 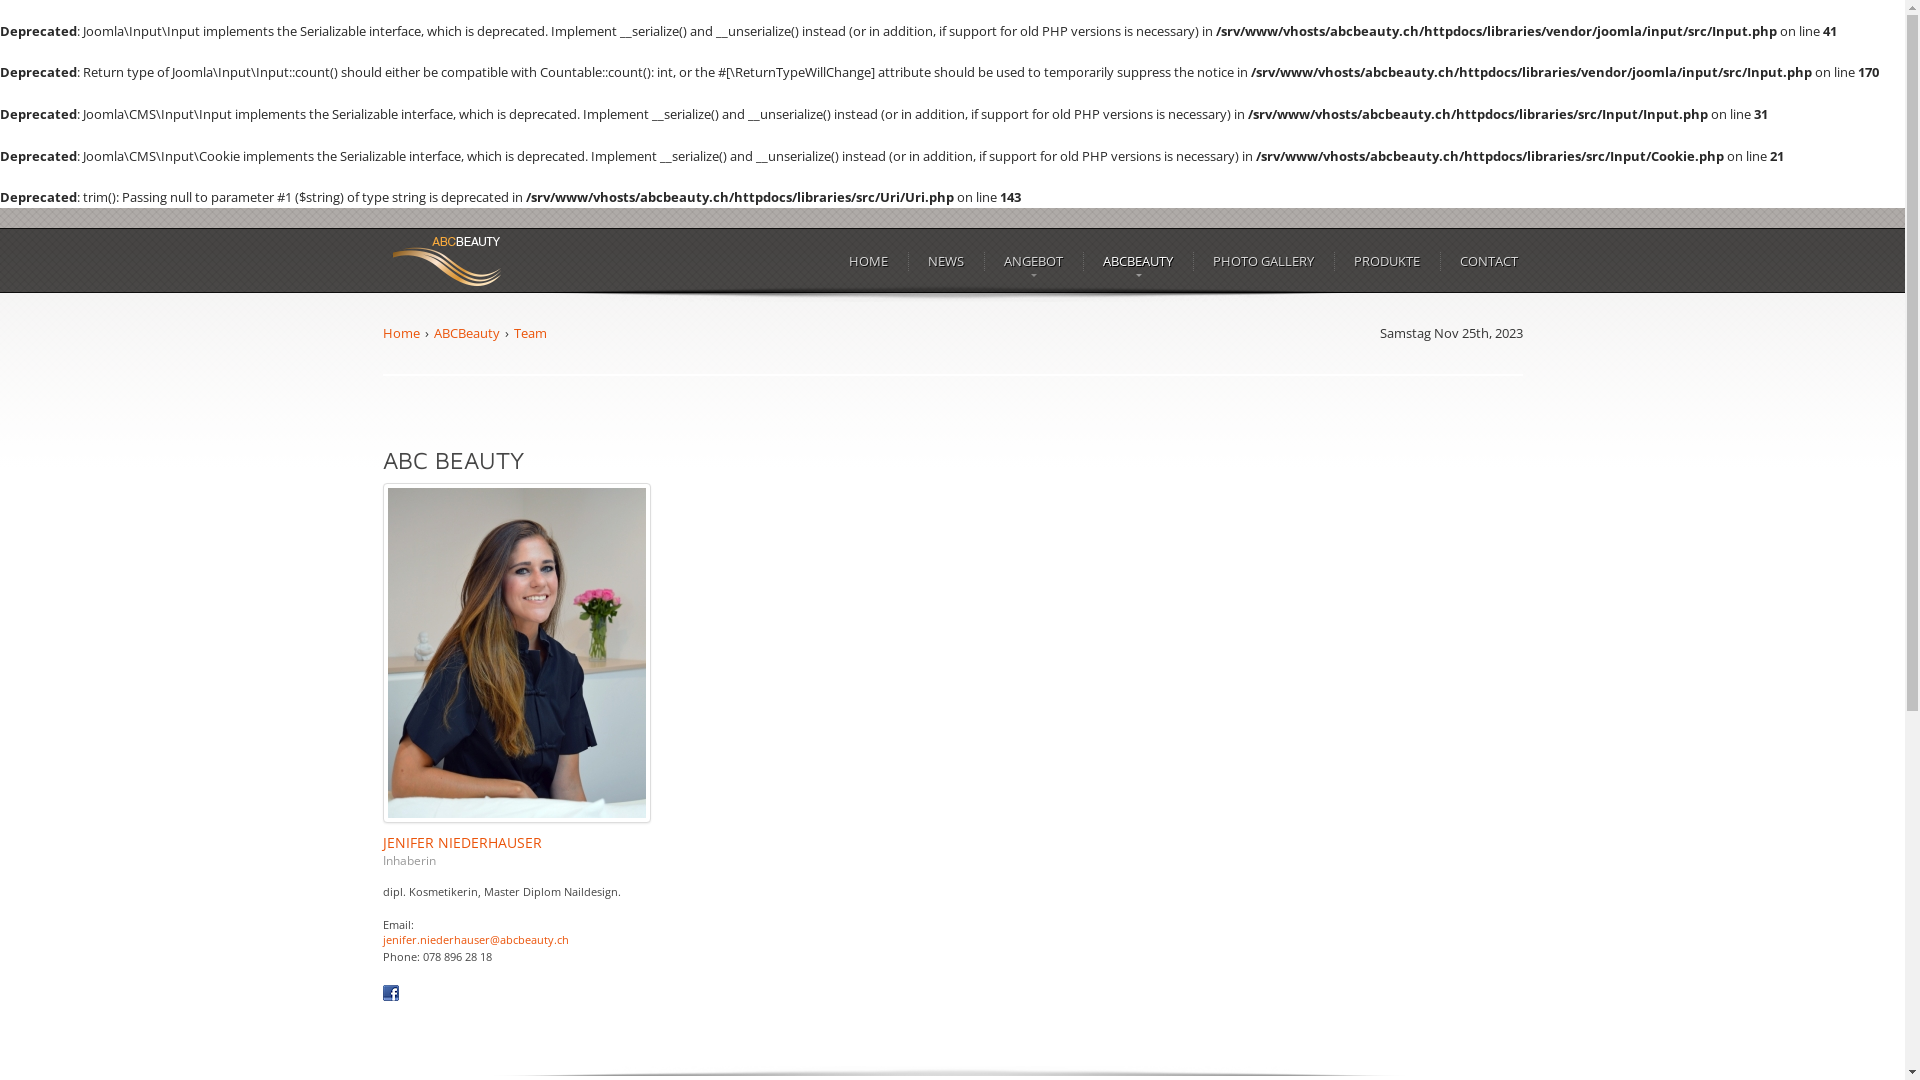 What do you see at coordinates (944, 260) in the screenshot?
I see `'NEWS'` at bounding box center [944, 260].